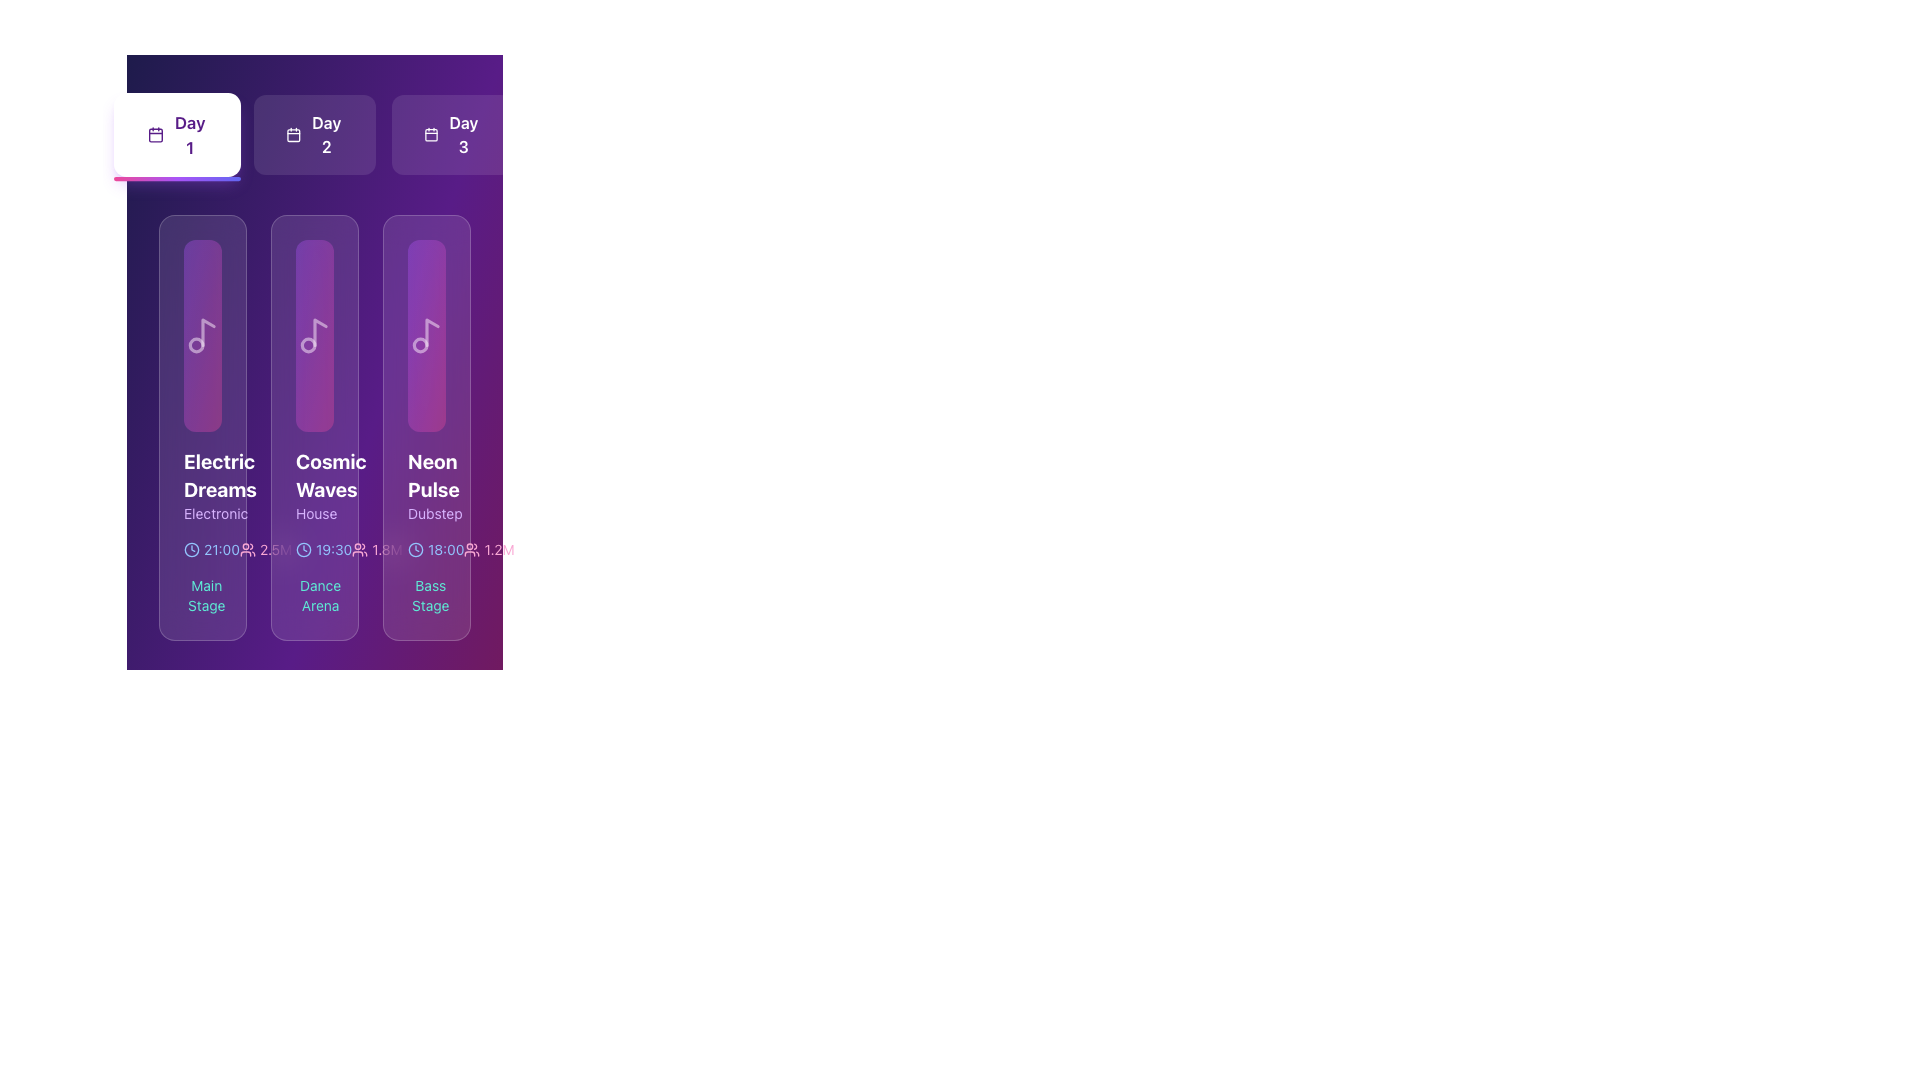 This screenshot has height=1080, width=1920. Describe the element at coordinates (202, 334) in the screenshot. I see `the decorative musical icon located in the first column of the 'Day 1' section, positioned below the 'Electric Dreams' label and above the 'Main Stage' descriptive text` at that location.